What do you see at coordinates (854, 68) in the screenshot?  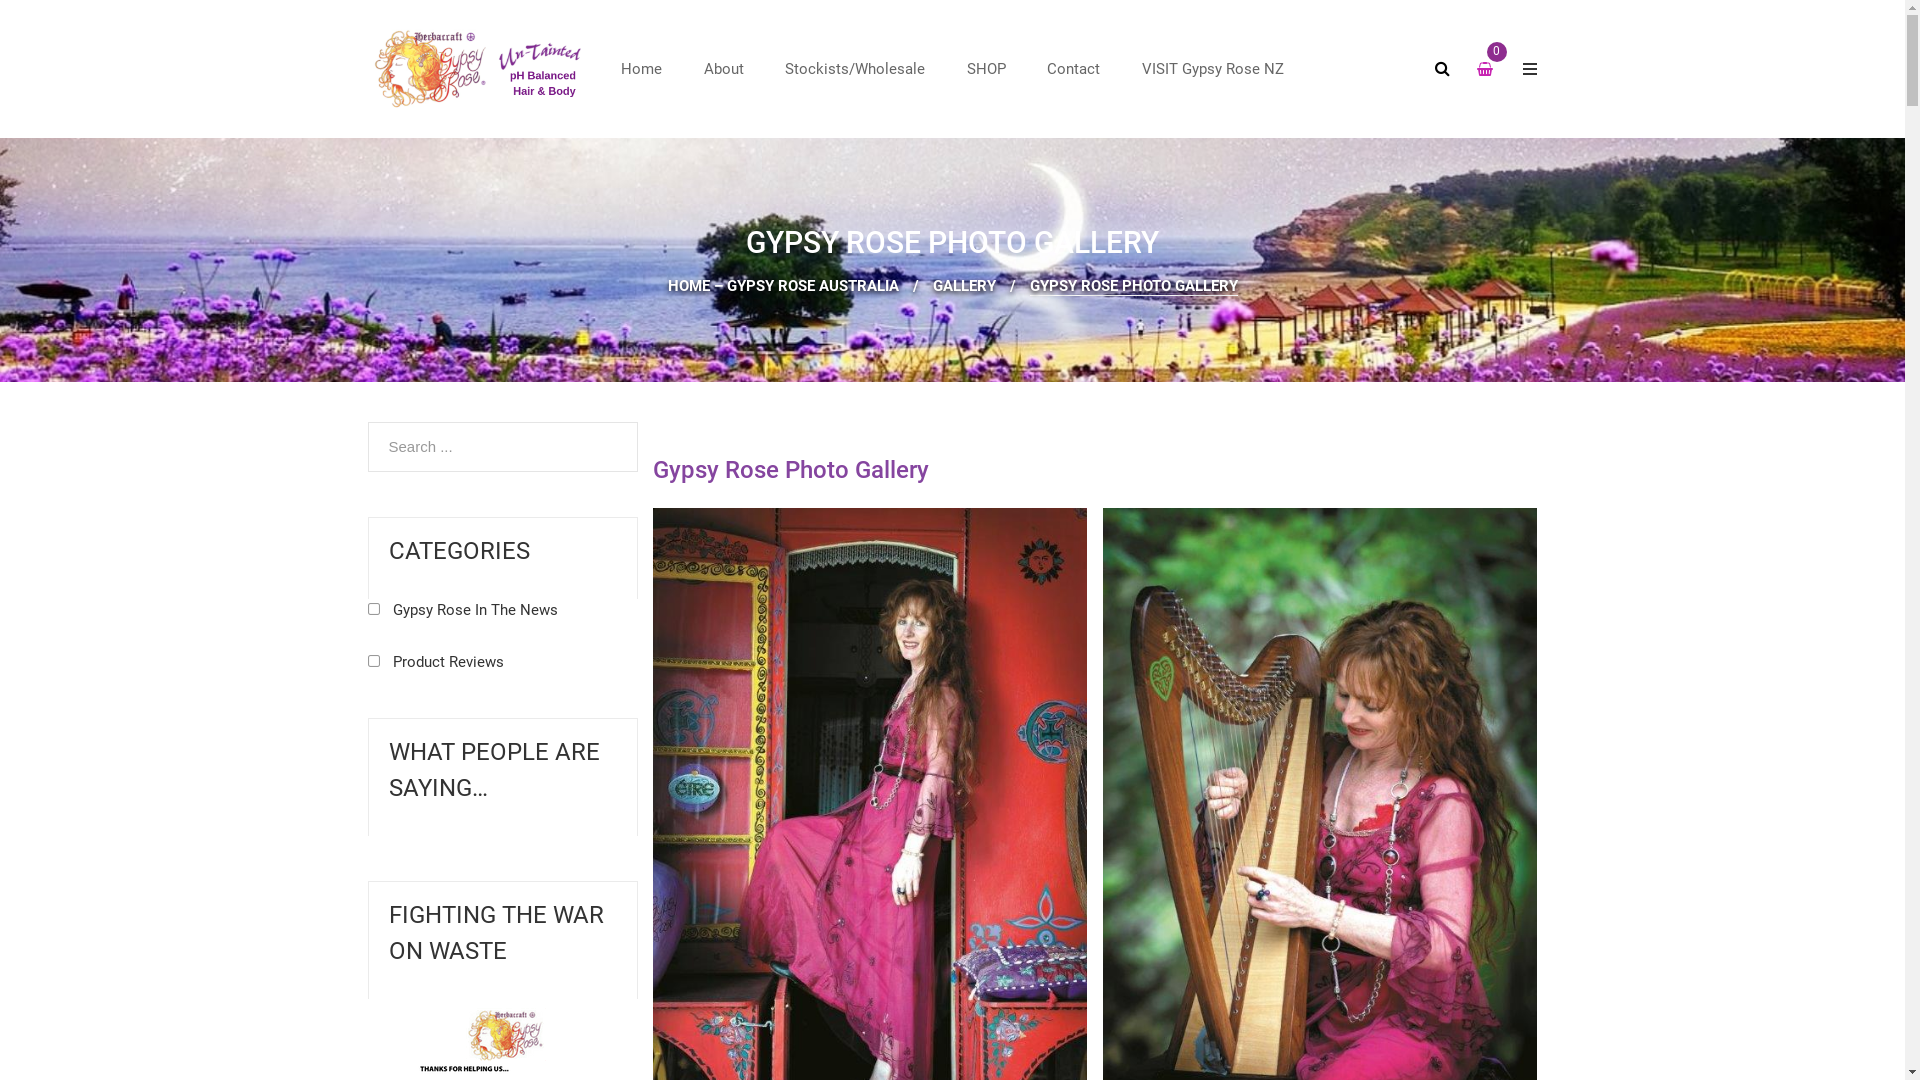 I see `'Stockists/Wholesale'` at bounding box center [854, 68].